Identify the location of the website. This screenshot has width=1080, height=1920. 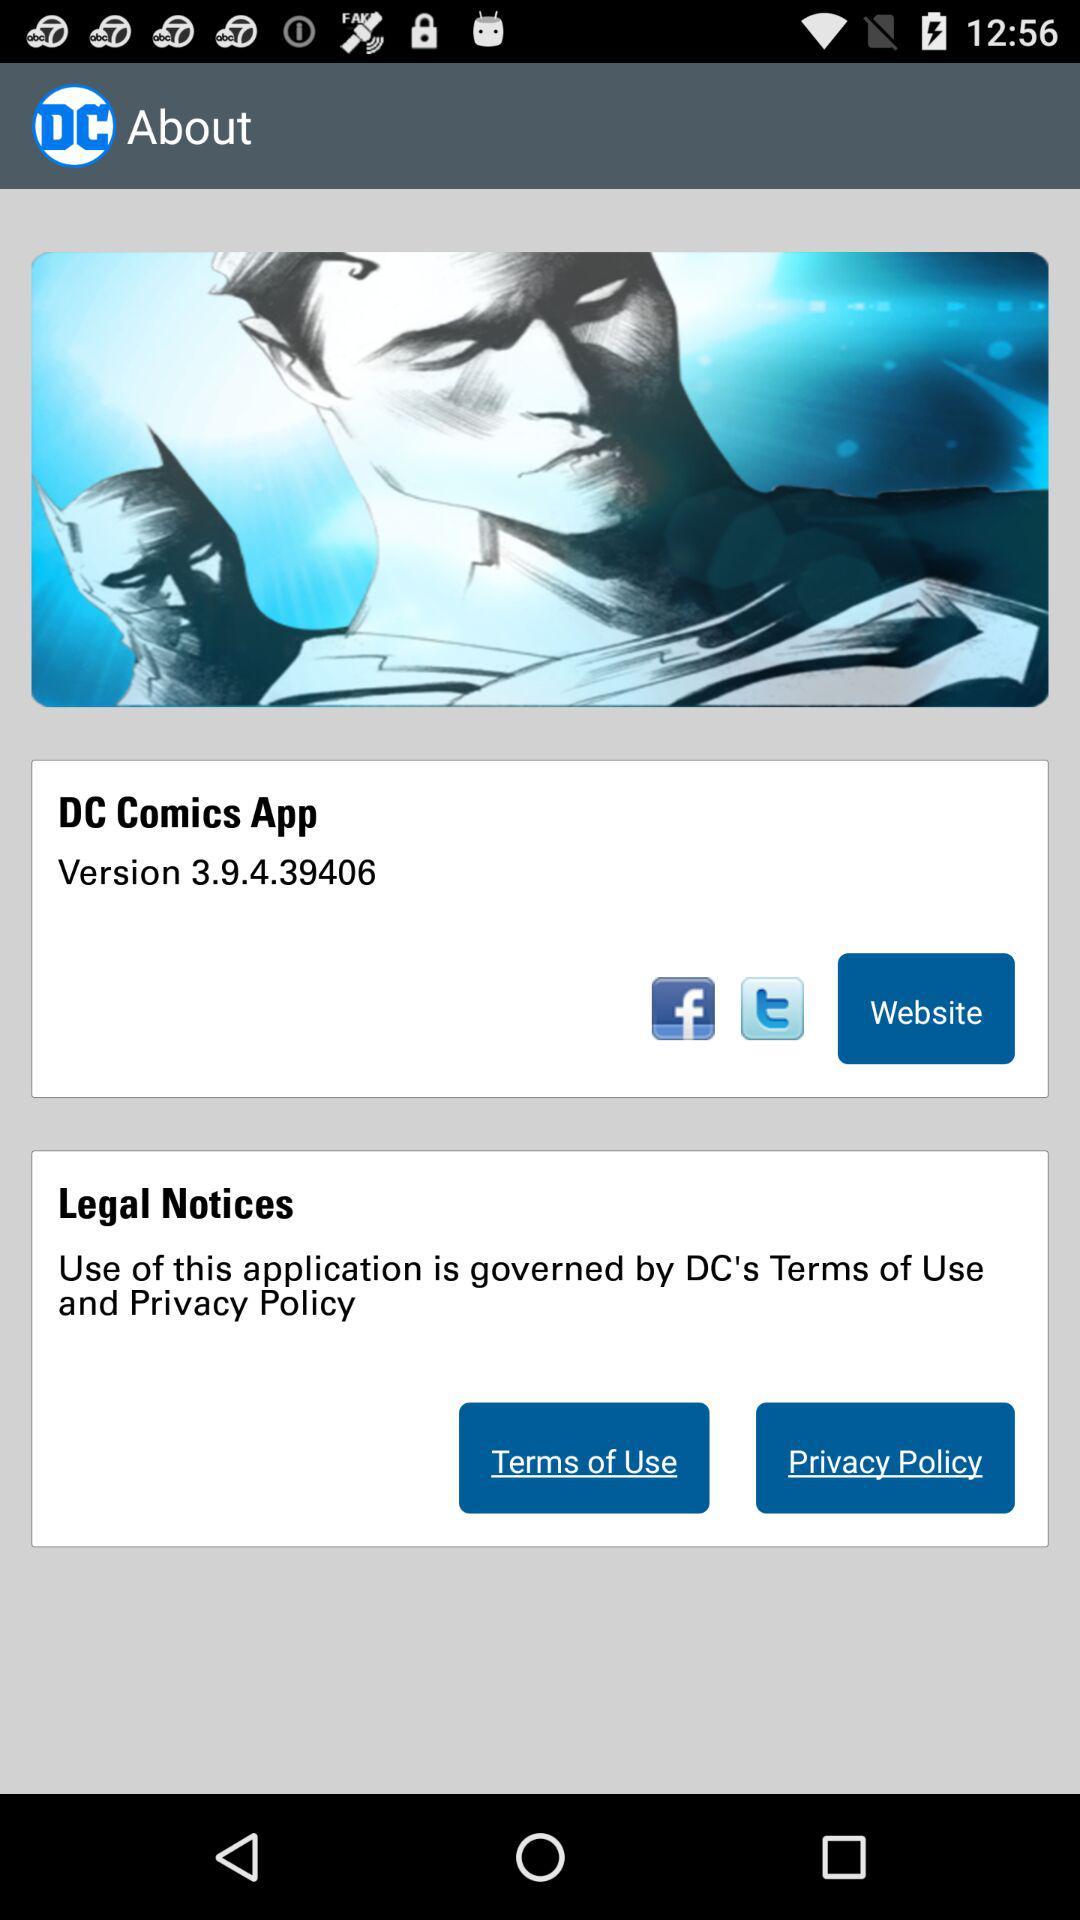
(926, 1008).